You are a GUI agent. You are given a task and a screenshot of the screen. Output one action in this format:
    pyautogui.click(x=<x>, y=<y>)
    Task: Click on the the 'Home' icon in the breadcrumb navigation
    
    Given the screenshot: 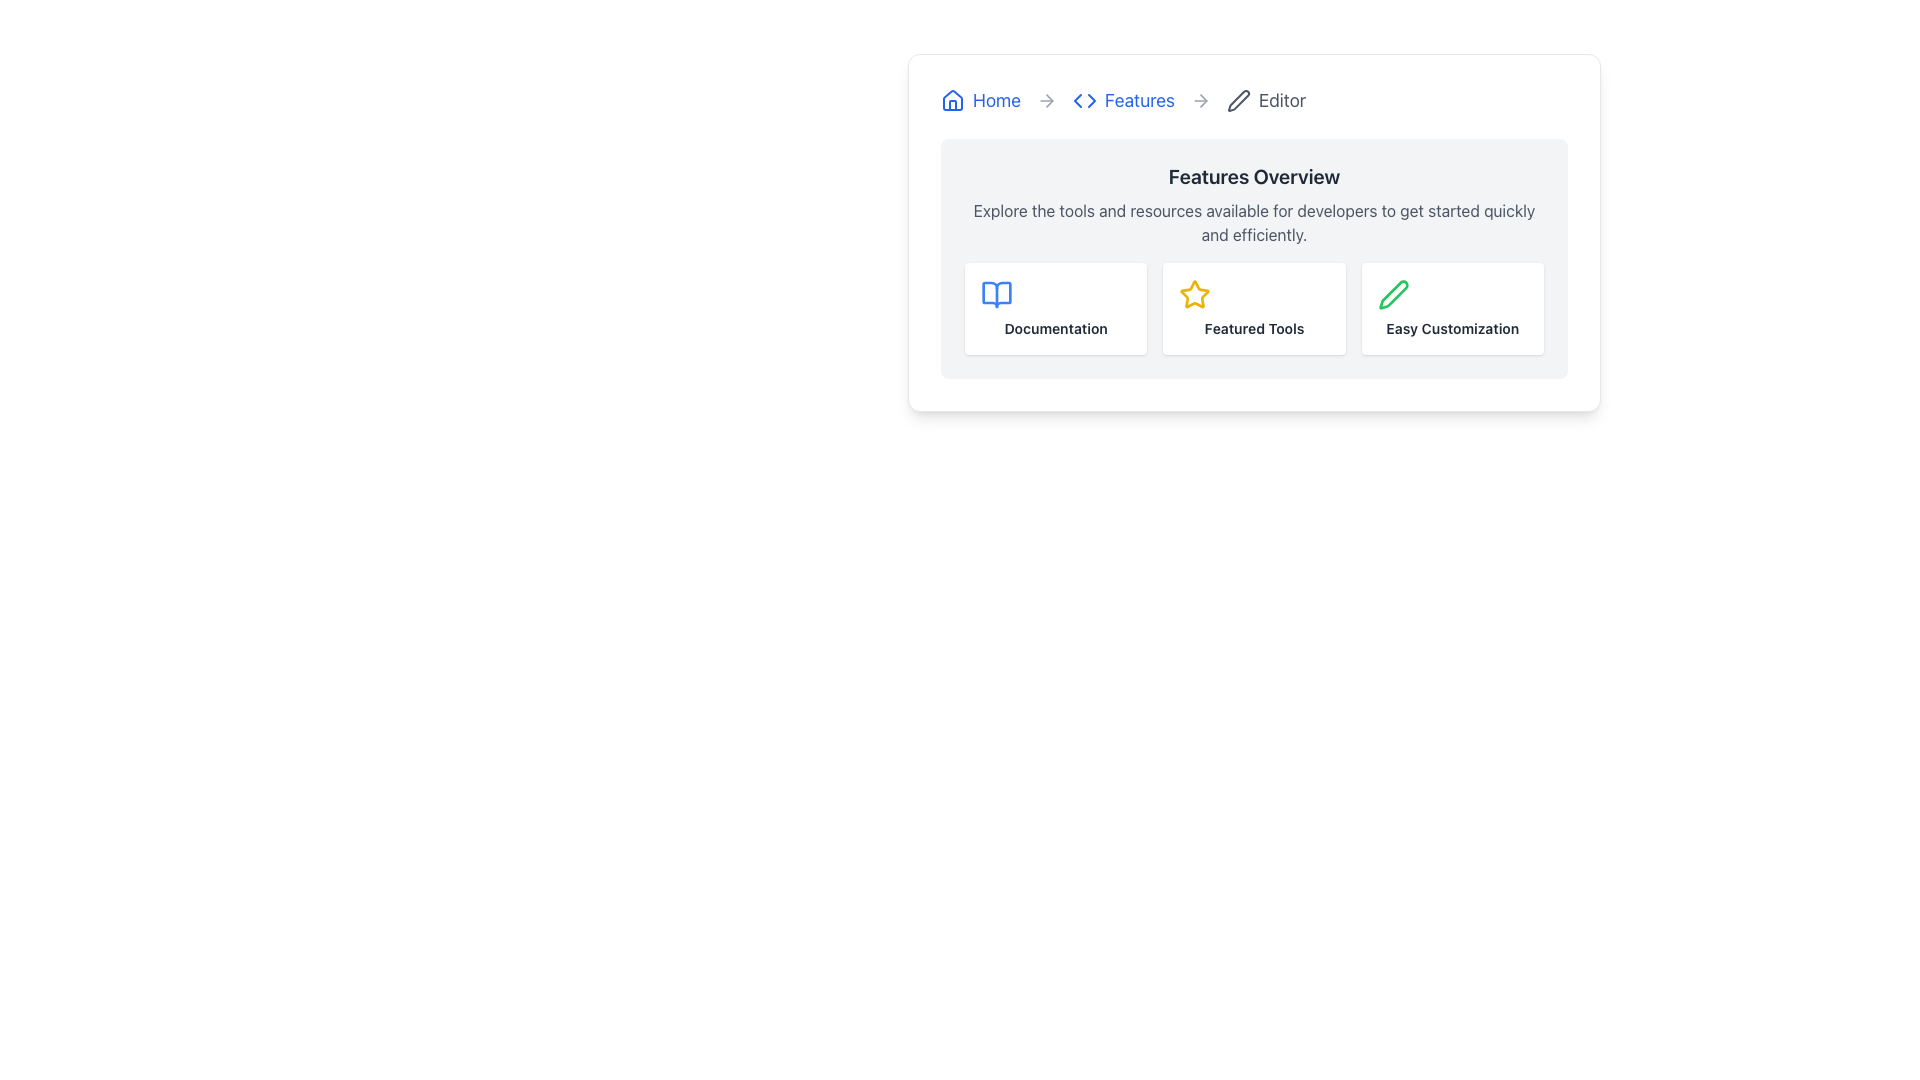 What is the action you would take?
    pyautogui.click(x=952, y=100)
    